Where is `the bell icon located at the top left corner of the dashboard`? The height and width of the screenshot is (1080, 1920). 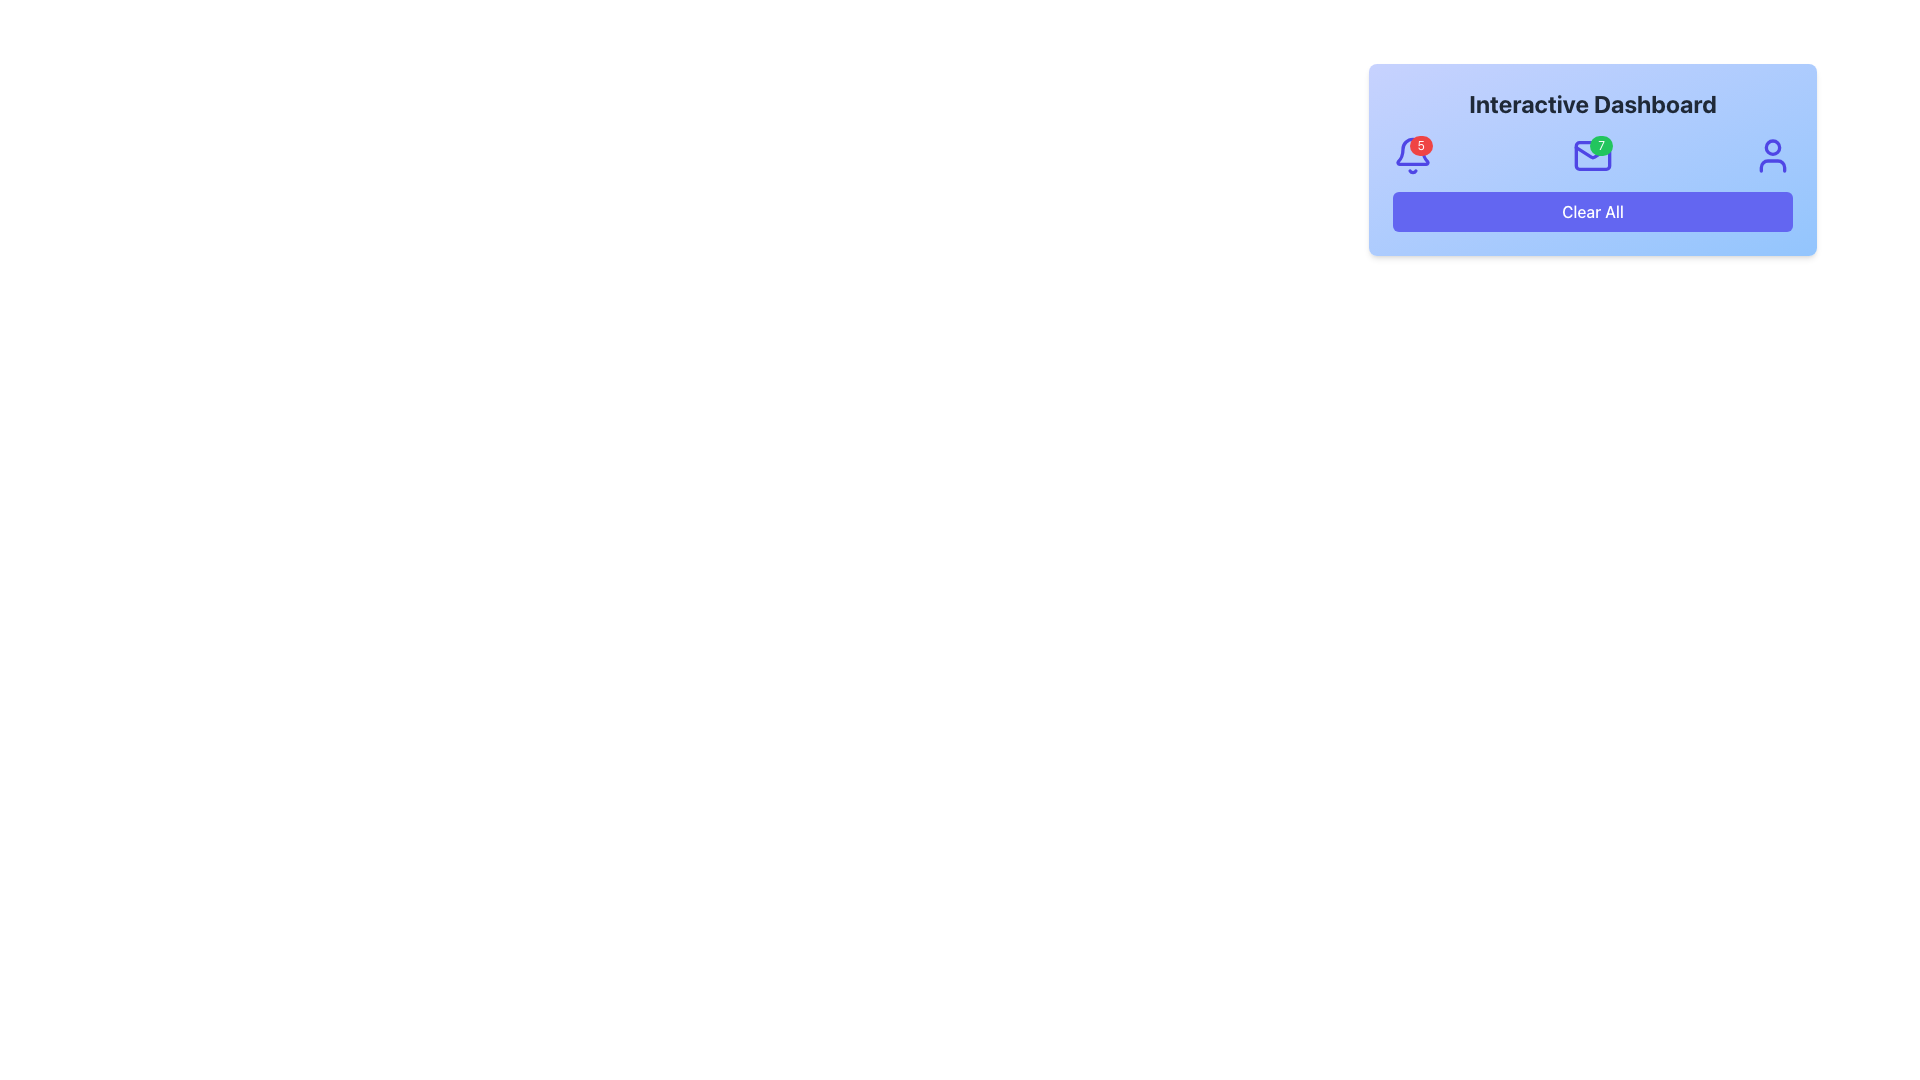
the bell icon located at the top left corner of the dashboard is located at coordinates (1411, 150).